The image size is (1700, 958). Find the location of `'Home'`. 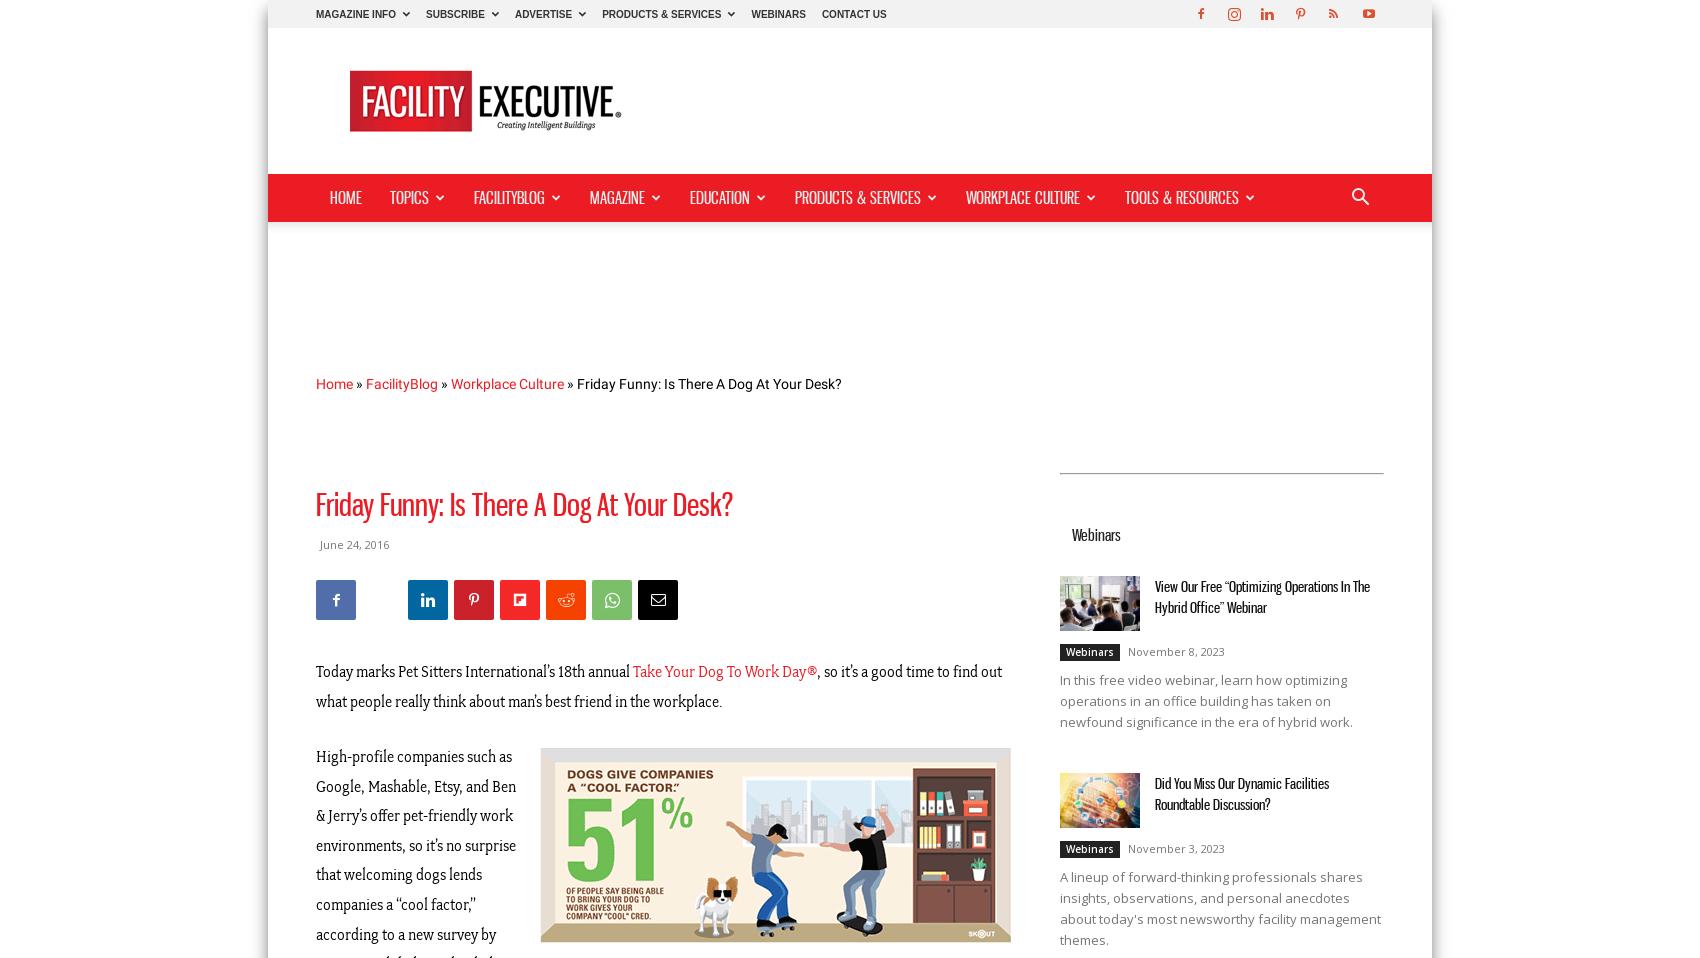

'Home' is located at coordinates (333, 382).